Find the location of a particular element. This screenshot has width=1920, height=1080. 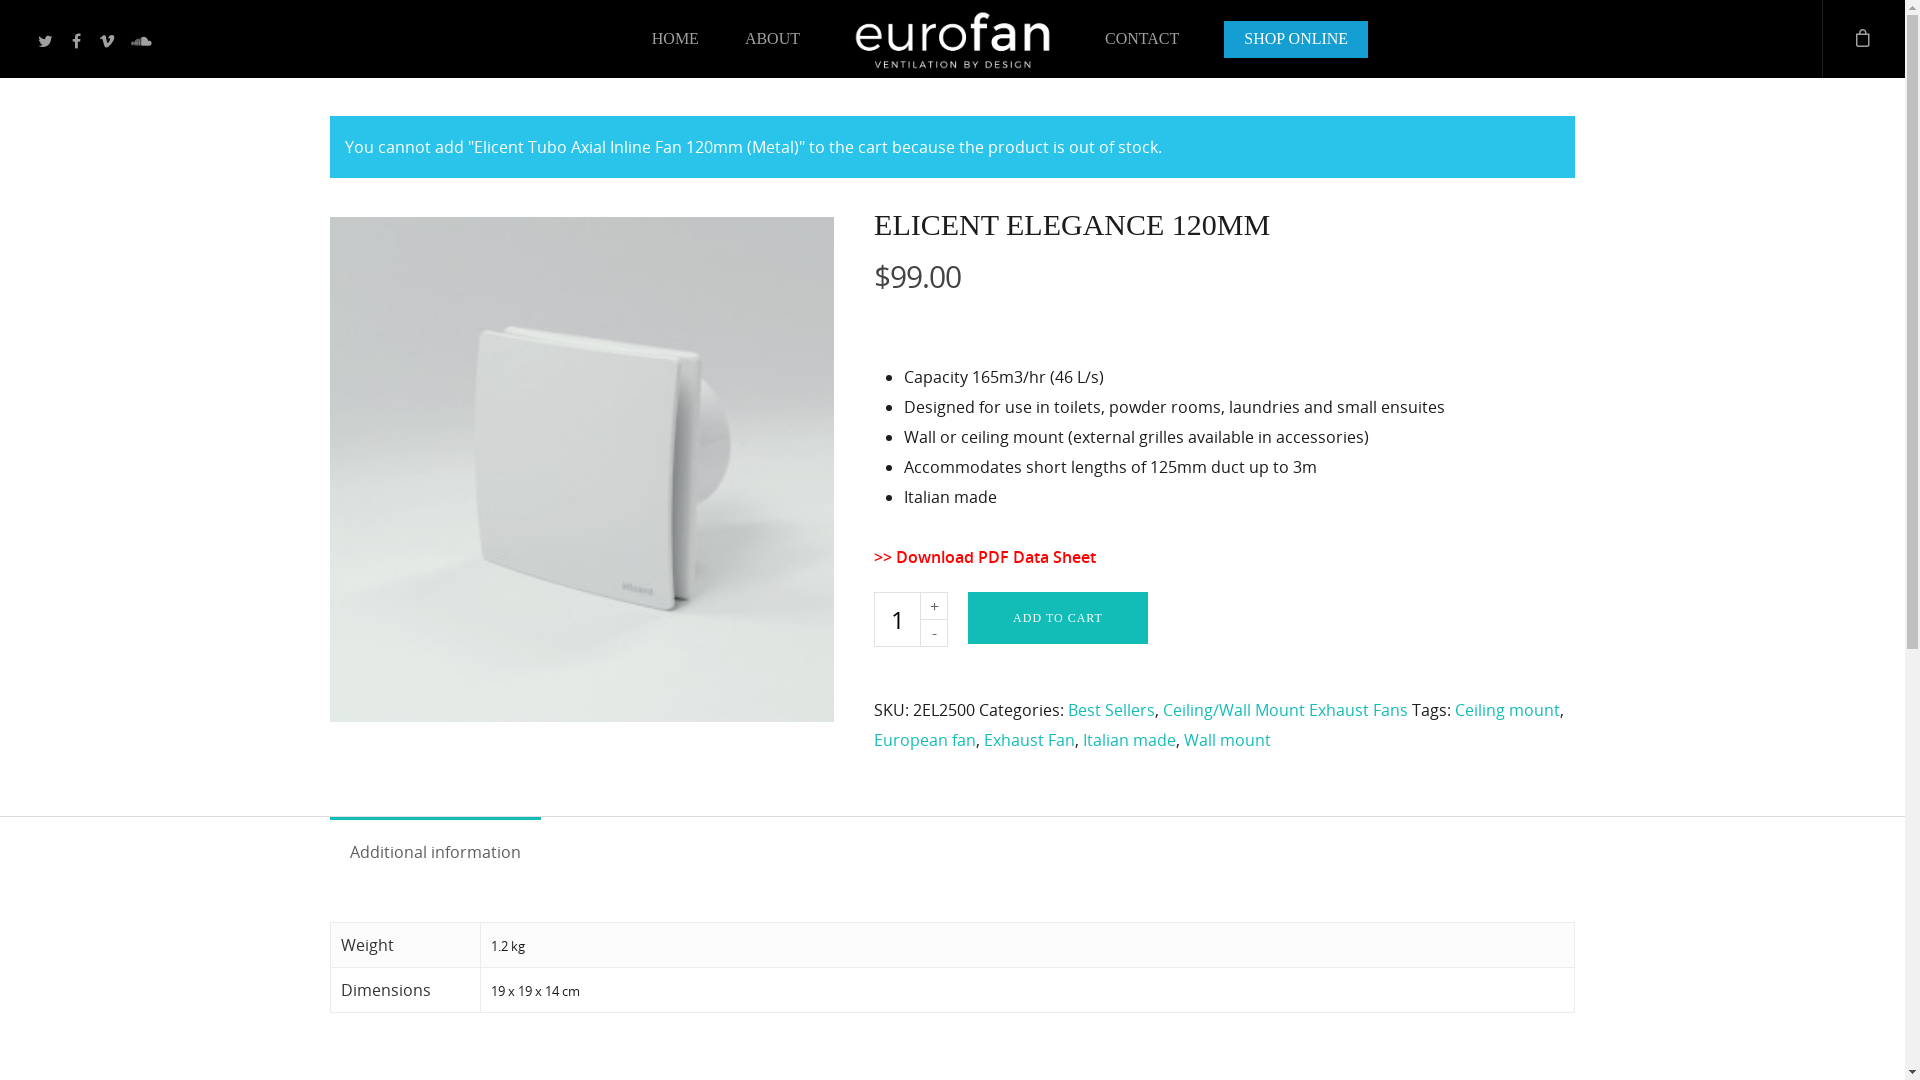

'CONTACT' is located at coordinates (1083, 43).